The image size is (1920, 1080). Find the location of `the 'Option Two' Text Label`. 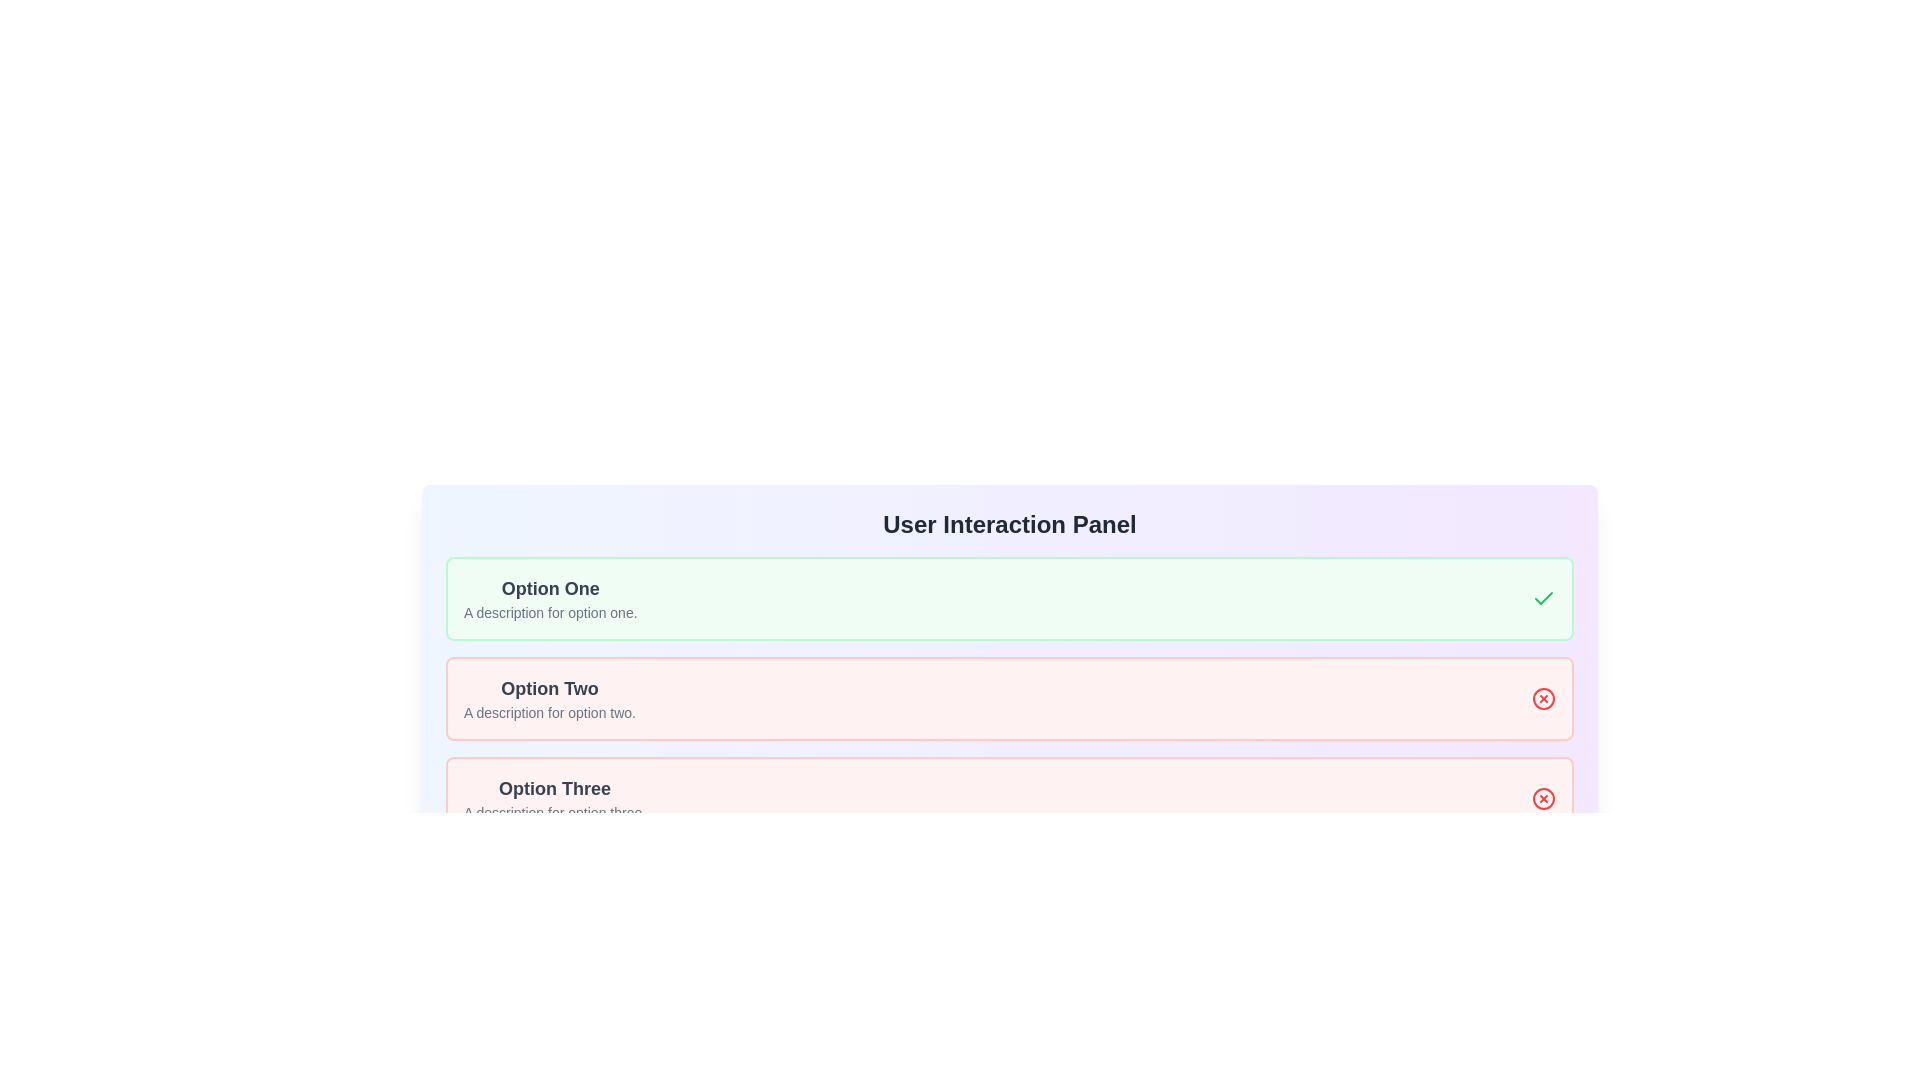

the 'Option Two' Text Label is located at coordinates (550, 688).